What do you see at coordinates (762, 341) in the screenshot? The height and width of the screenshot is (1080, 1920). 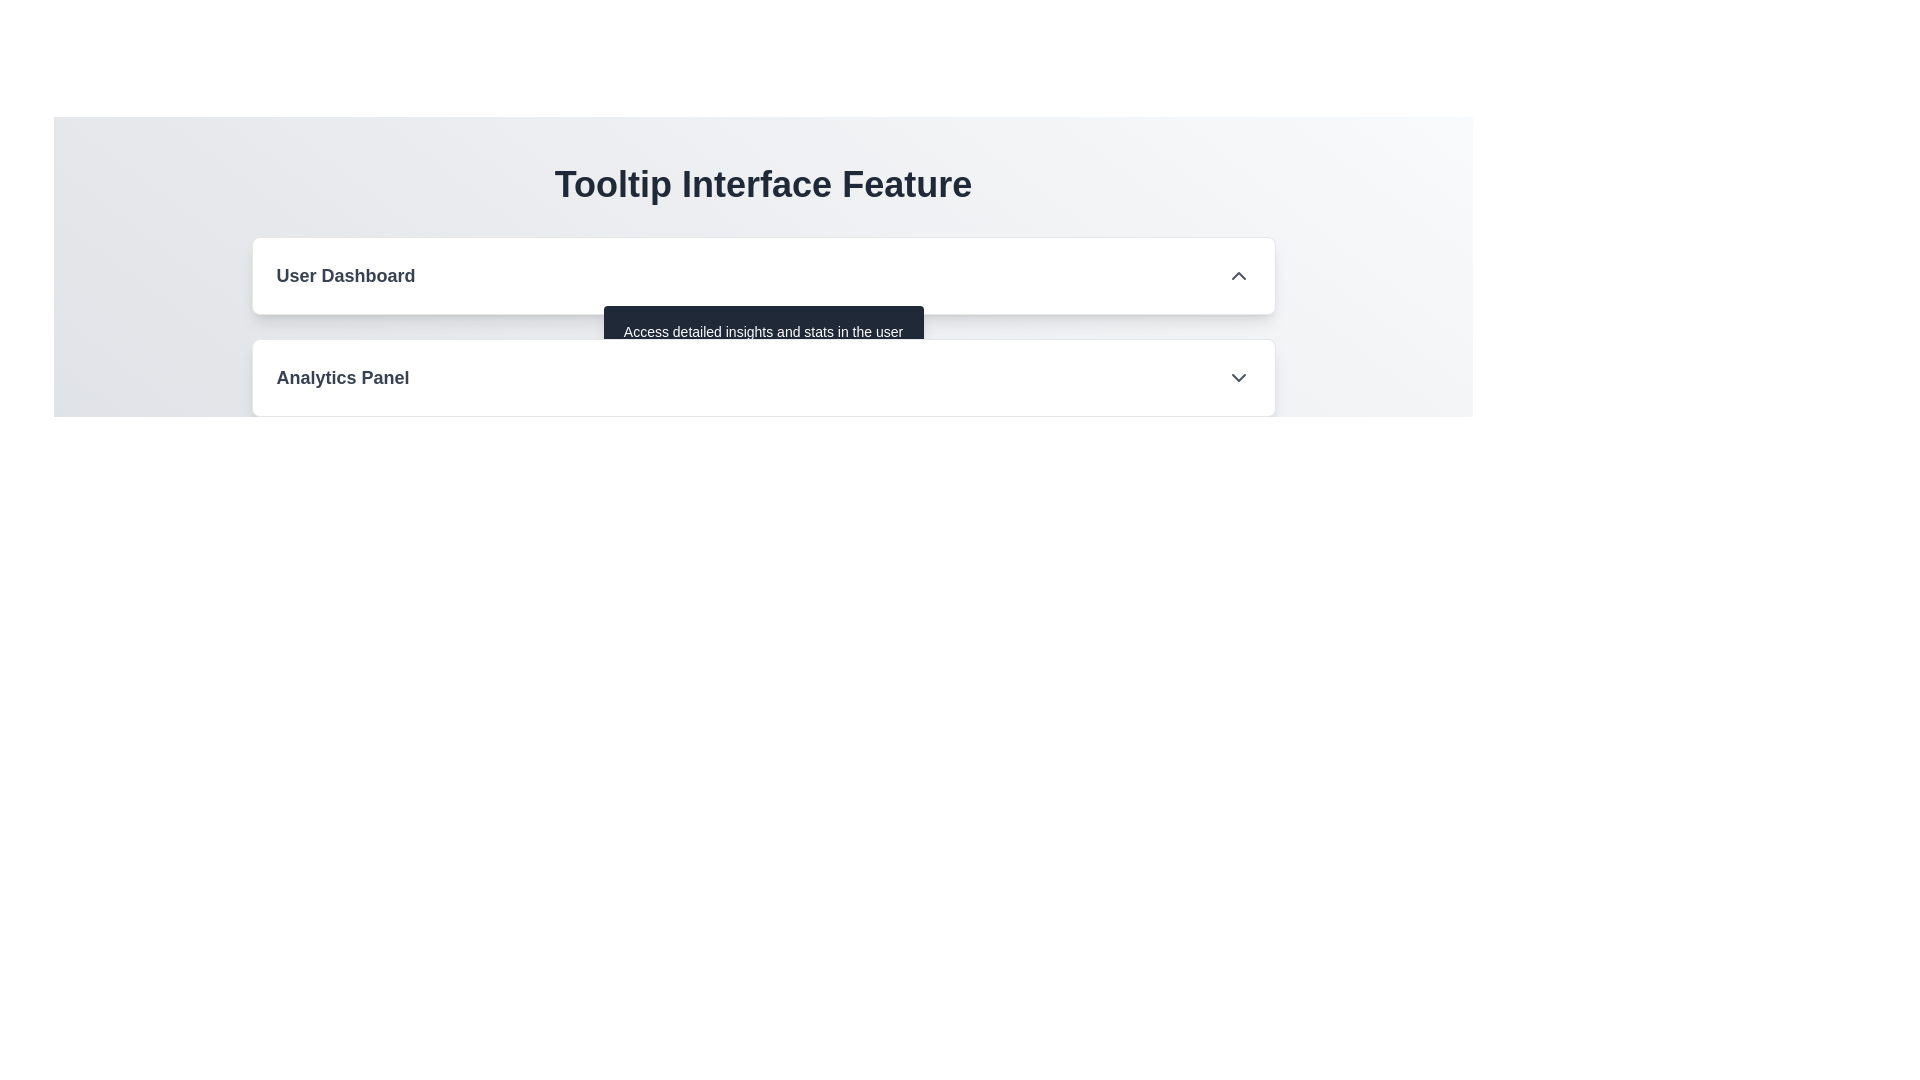 I see `tooltip text that provides additional information about the 'User Dashboard' feature, which is displayed directly below the 'User Dashboard' heading` at bounding box center [762, 341].